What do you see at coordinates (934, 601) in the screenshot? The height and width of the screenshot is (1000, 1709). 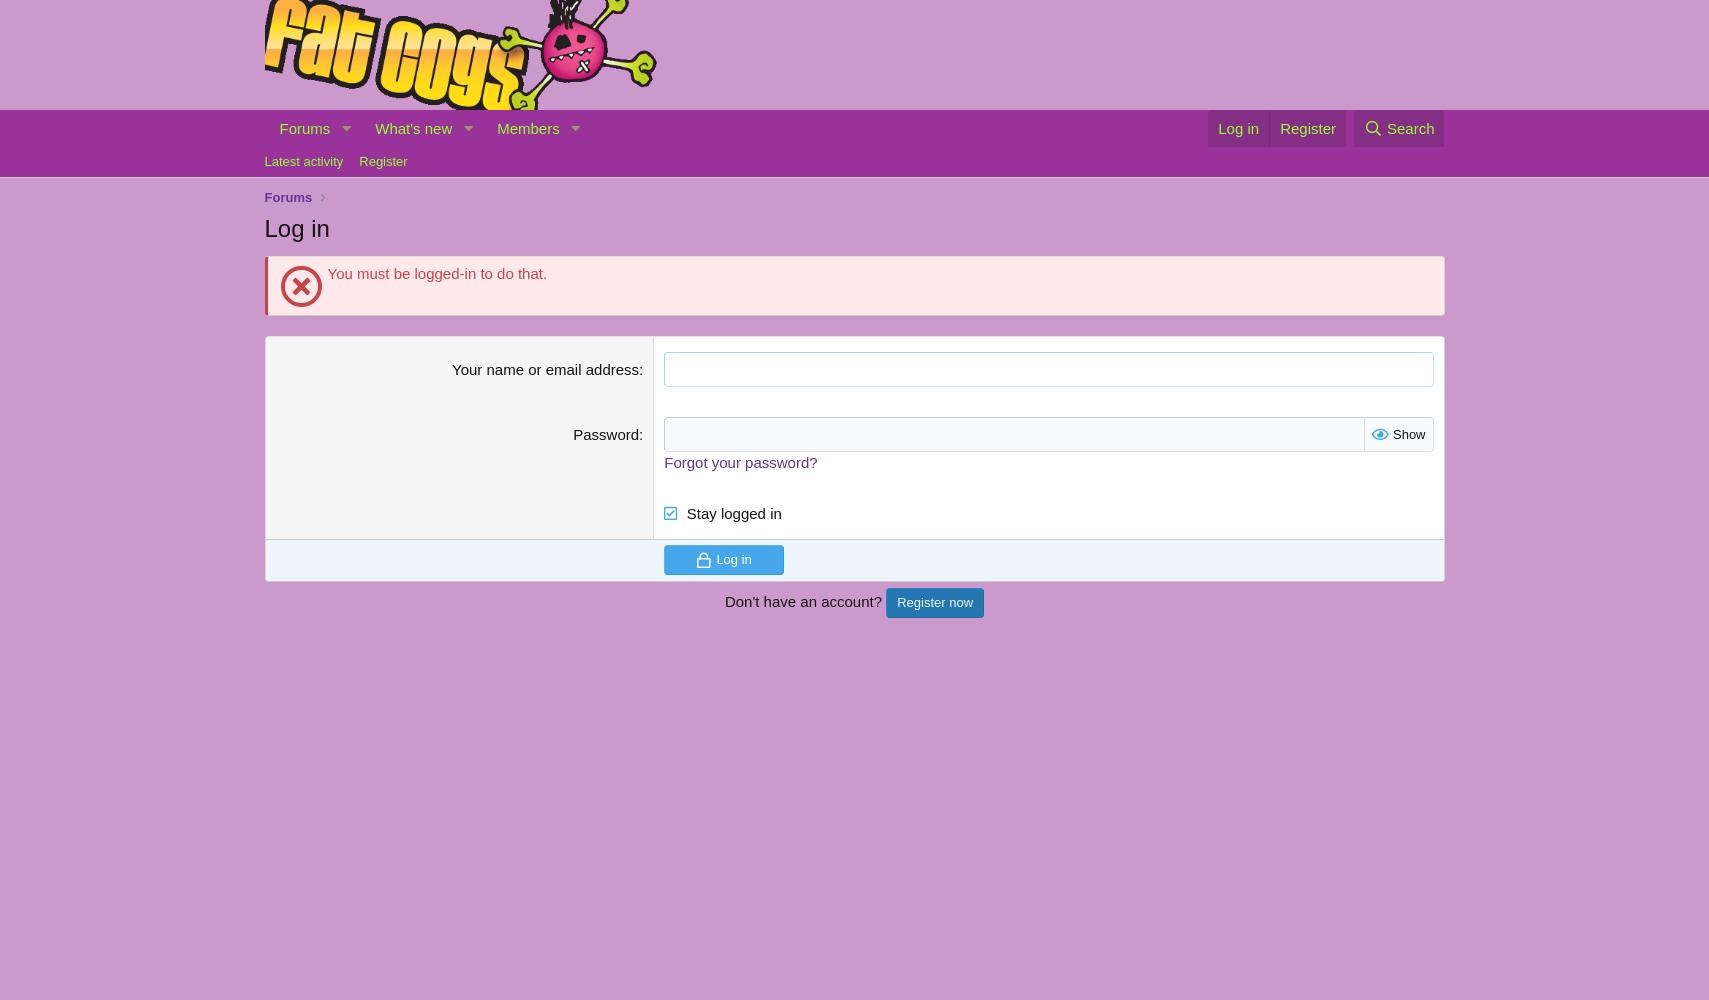 I see `'Register now'` at bounding box center [934, 601].